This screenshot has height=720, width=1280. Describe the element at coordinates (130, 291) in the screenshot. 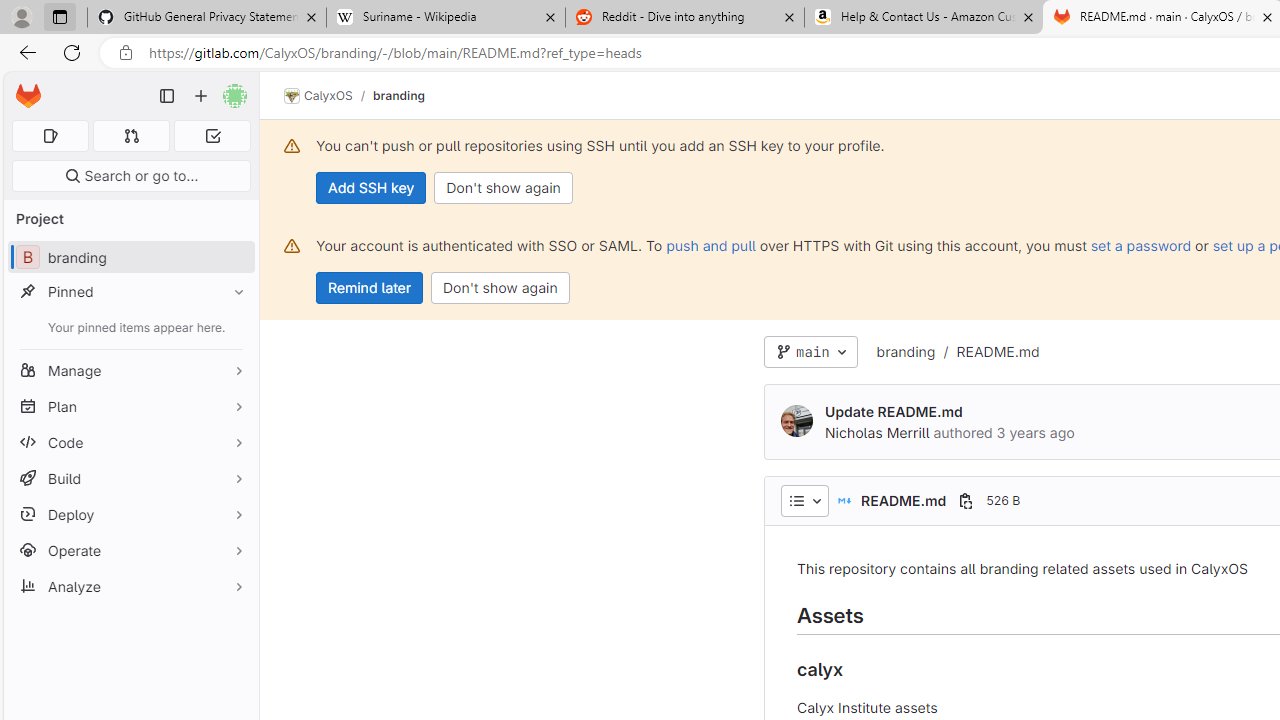

I see `'Pinned'` at that location.